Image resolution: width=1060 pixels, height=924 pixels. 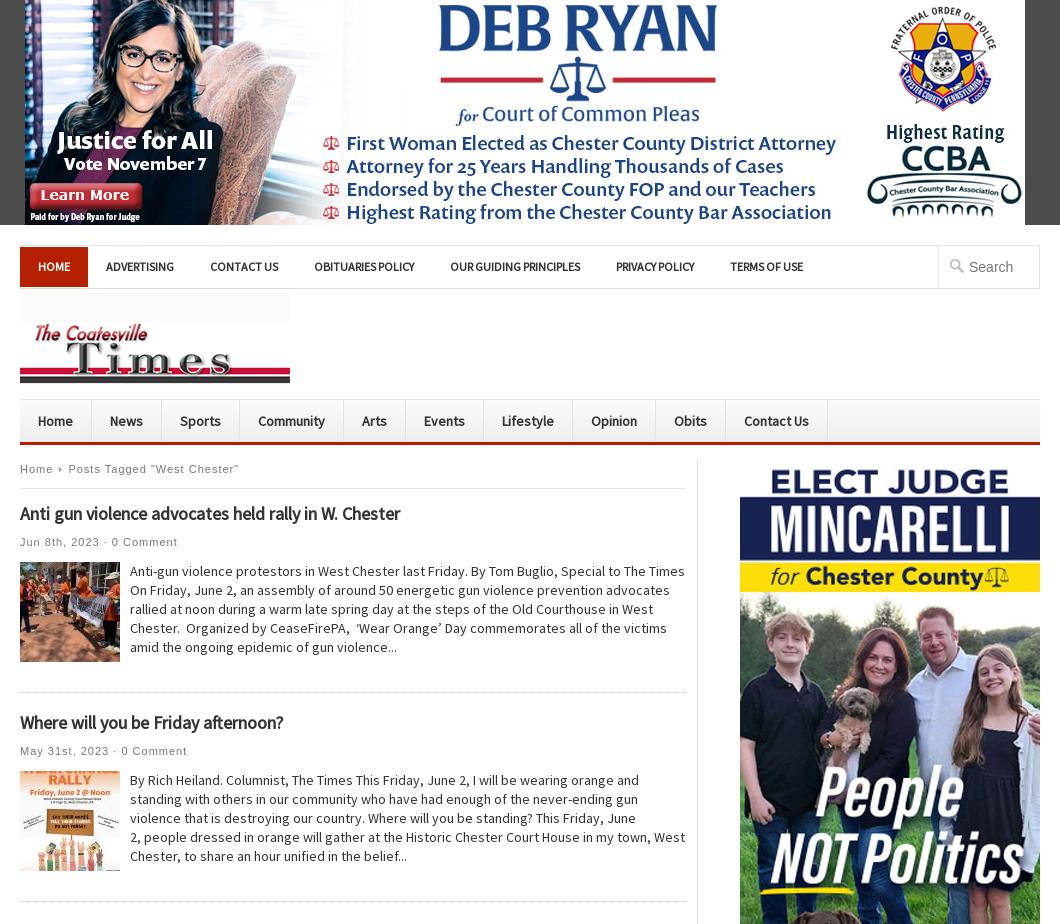 What do you see at coordinates (199, 420) in the screenshot?
I see `'Sports'` at bounding box center [199, 420].